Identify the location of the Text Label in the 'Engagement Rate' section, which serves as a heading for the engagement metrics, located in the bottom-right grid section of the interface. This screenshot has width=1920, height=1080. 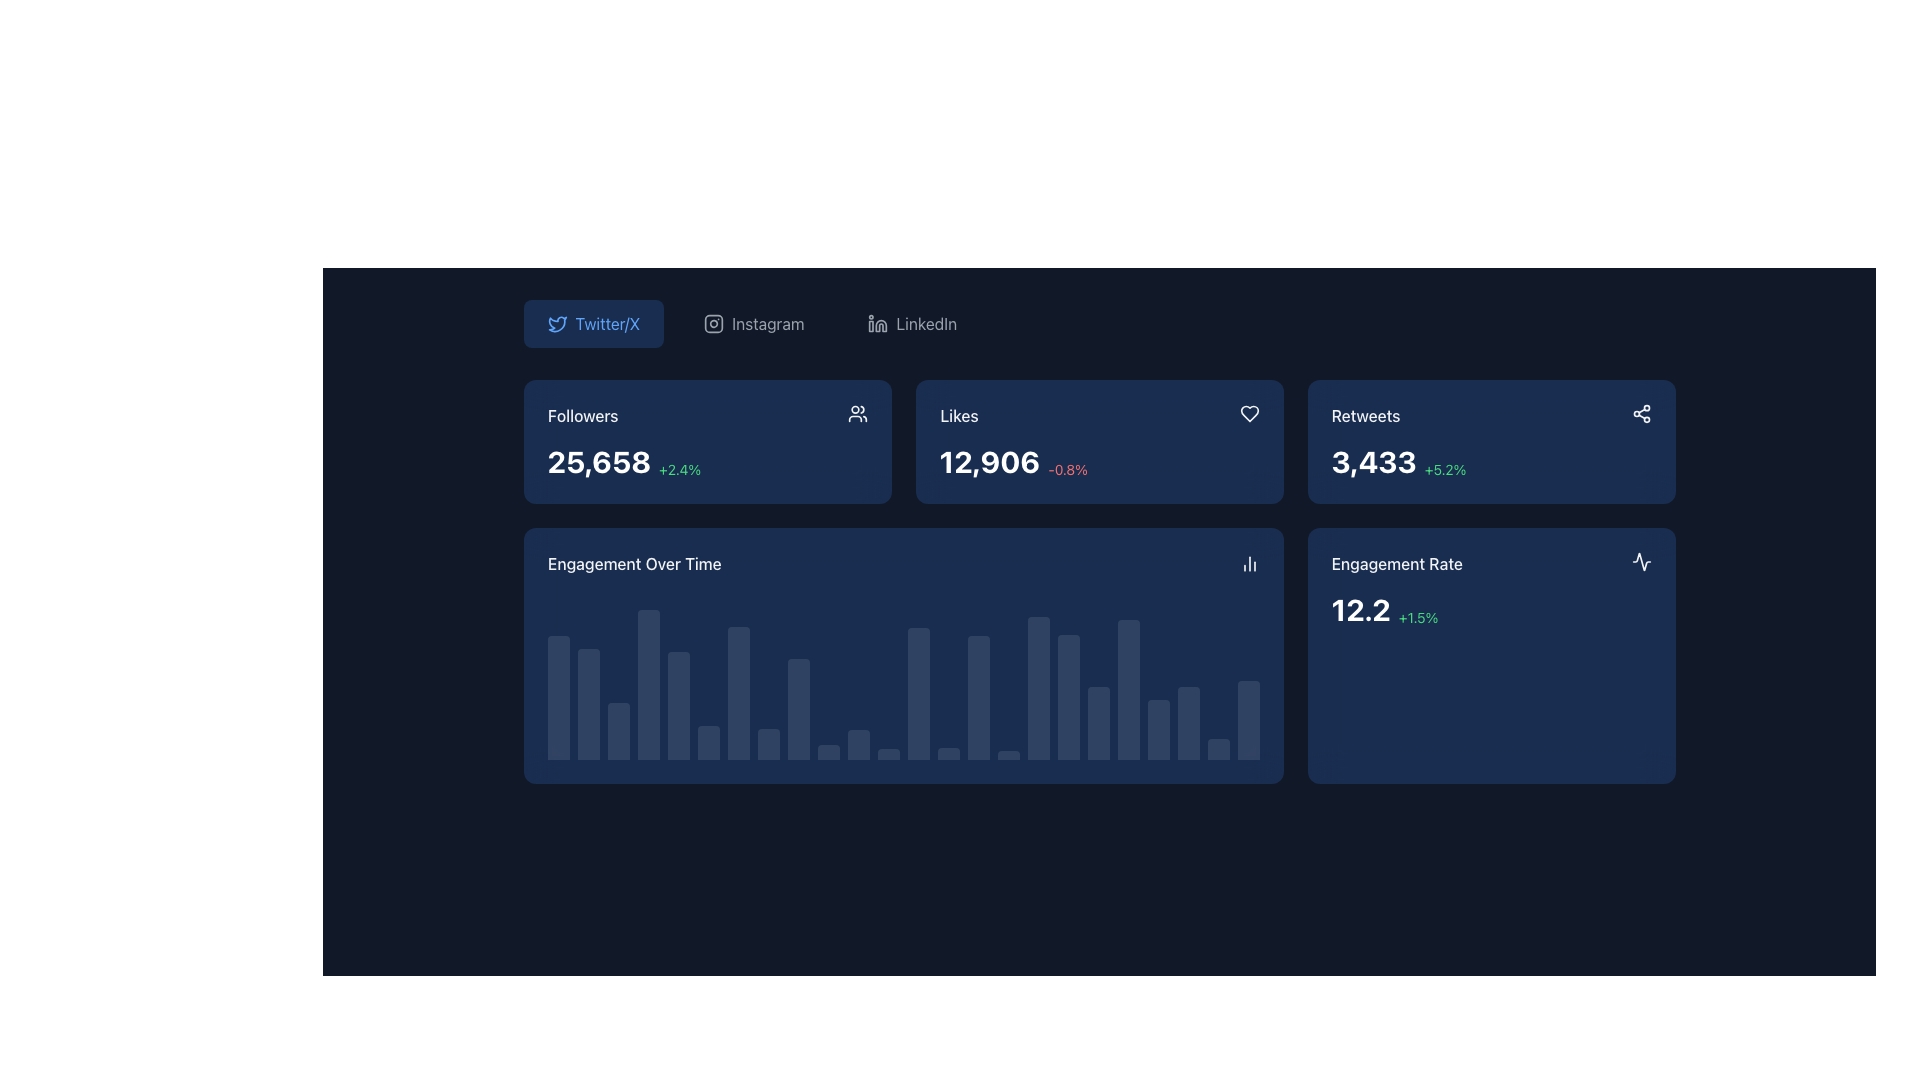
(1396, 563).